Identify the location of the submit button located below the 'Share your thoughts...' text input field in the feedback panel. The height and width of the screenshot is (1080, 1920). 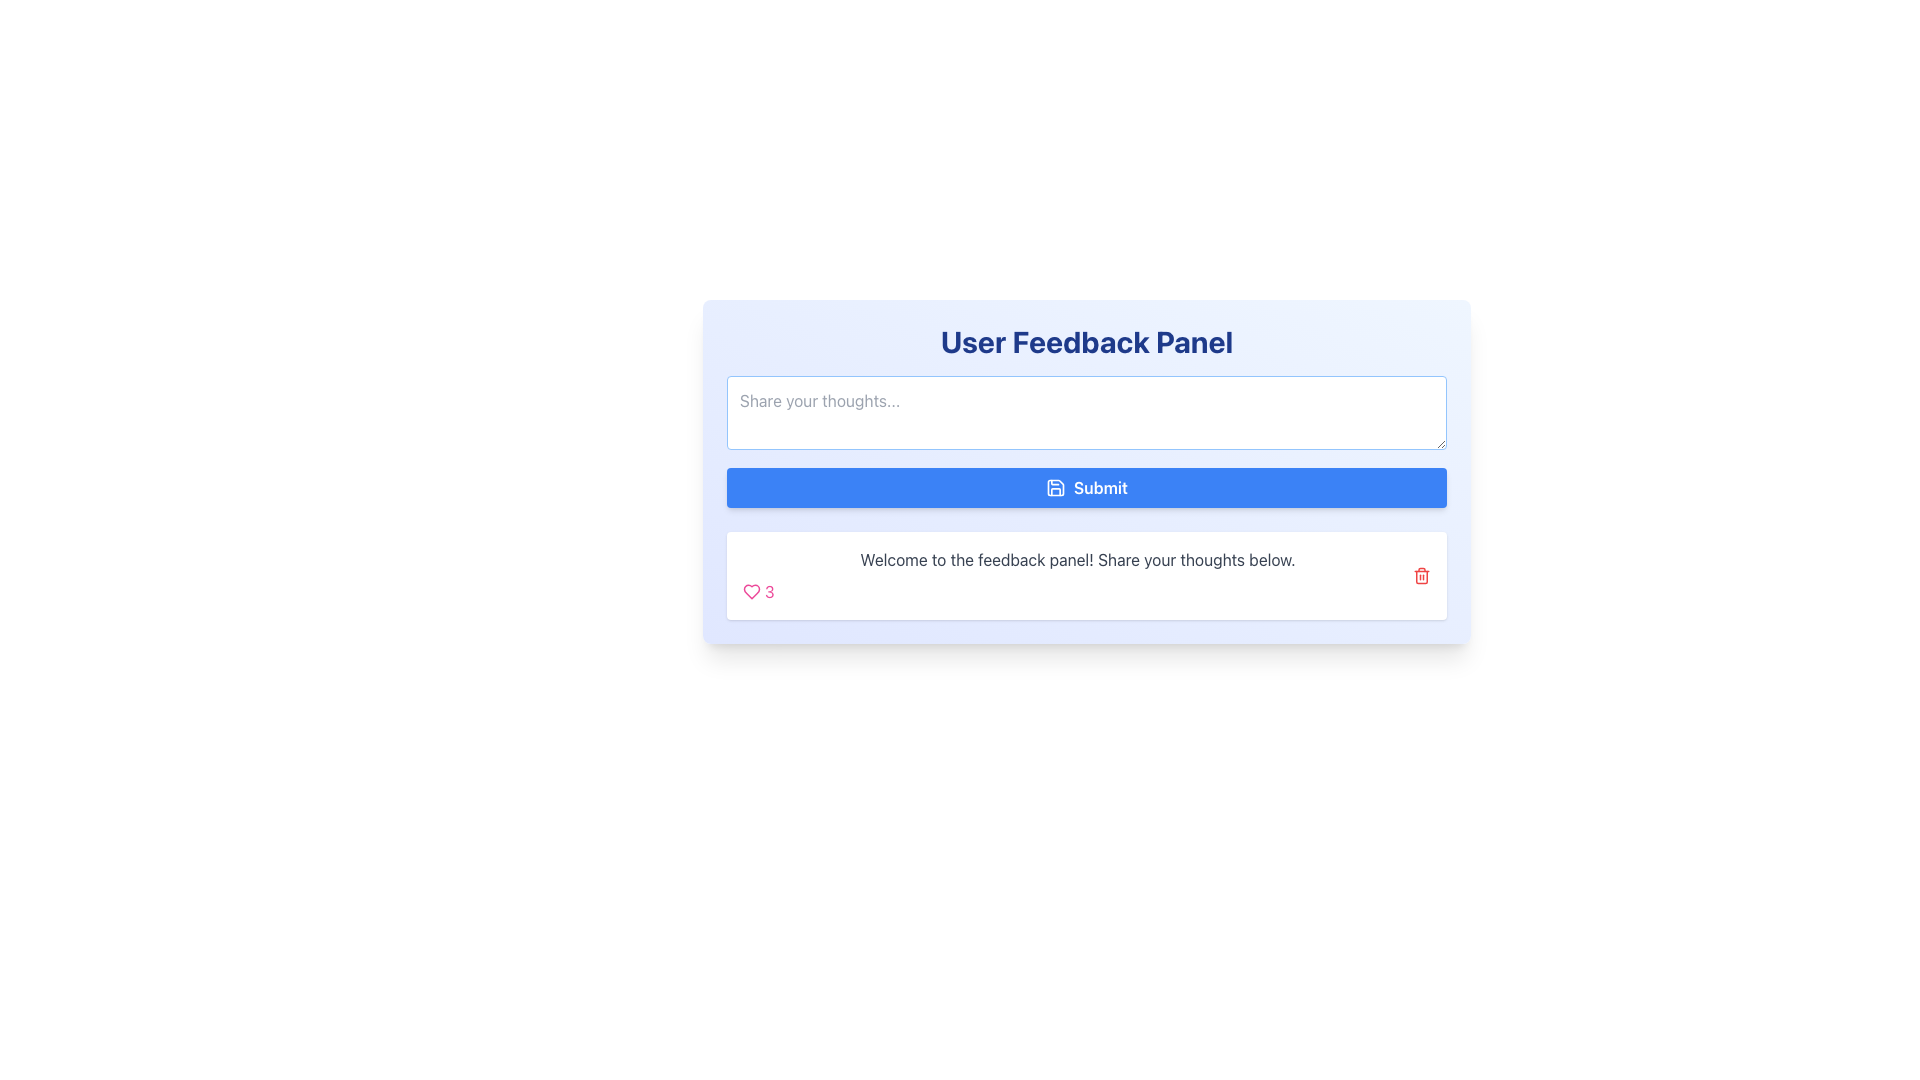
(1085, 488).